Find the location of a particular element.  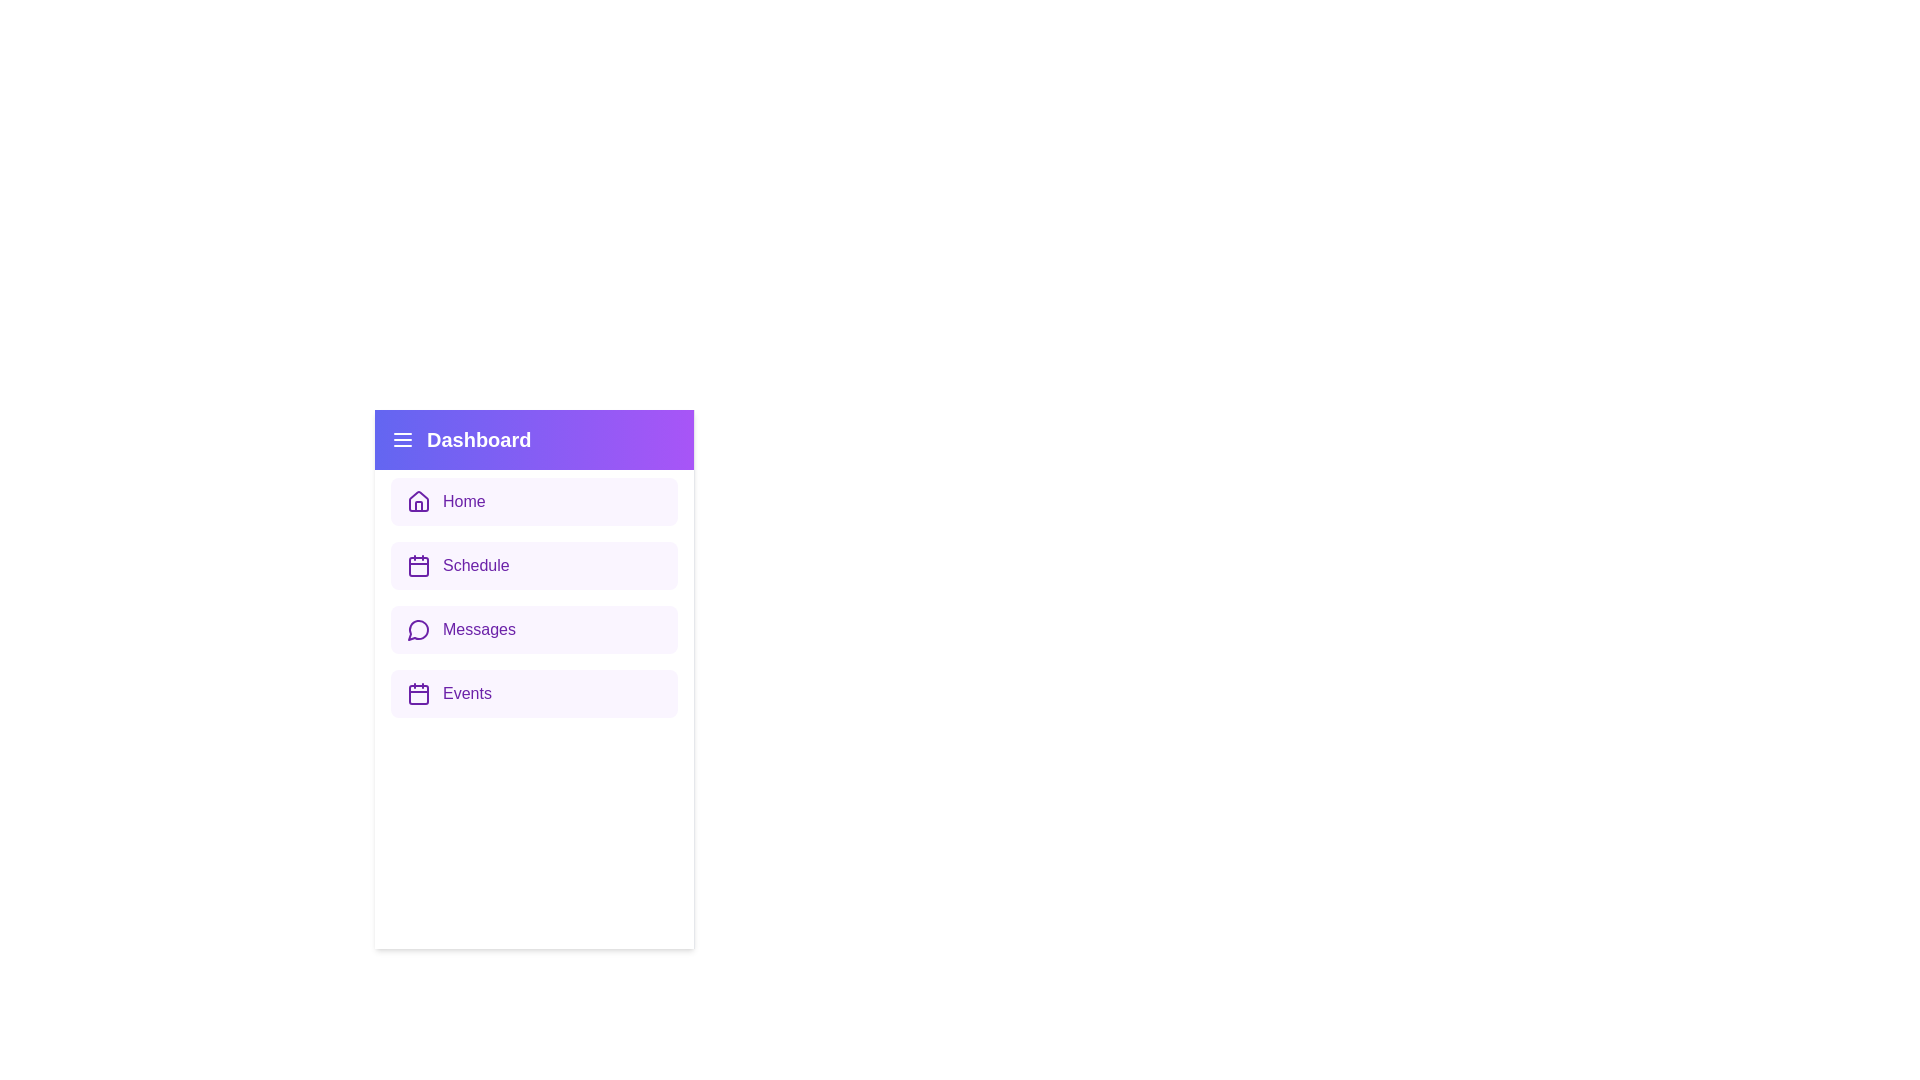

the menu icon in the sidebar header to toggle the sidebar visibility is located at coordinates (402, 438).